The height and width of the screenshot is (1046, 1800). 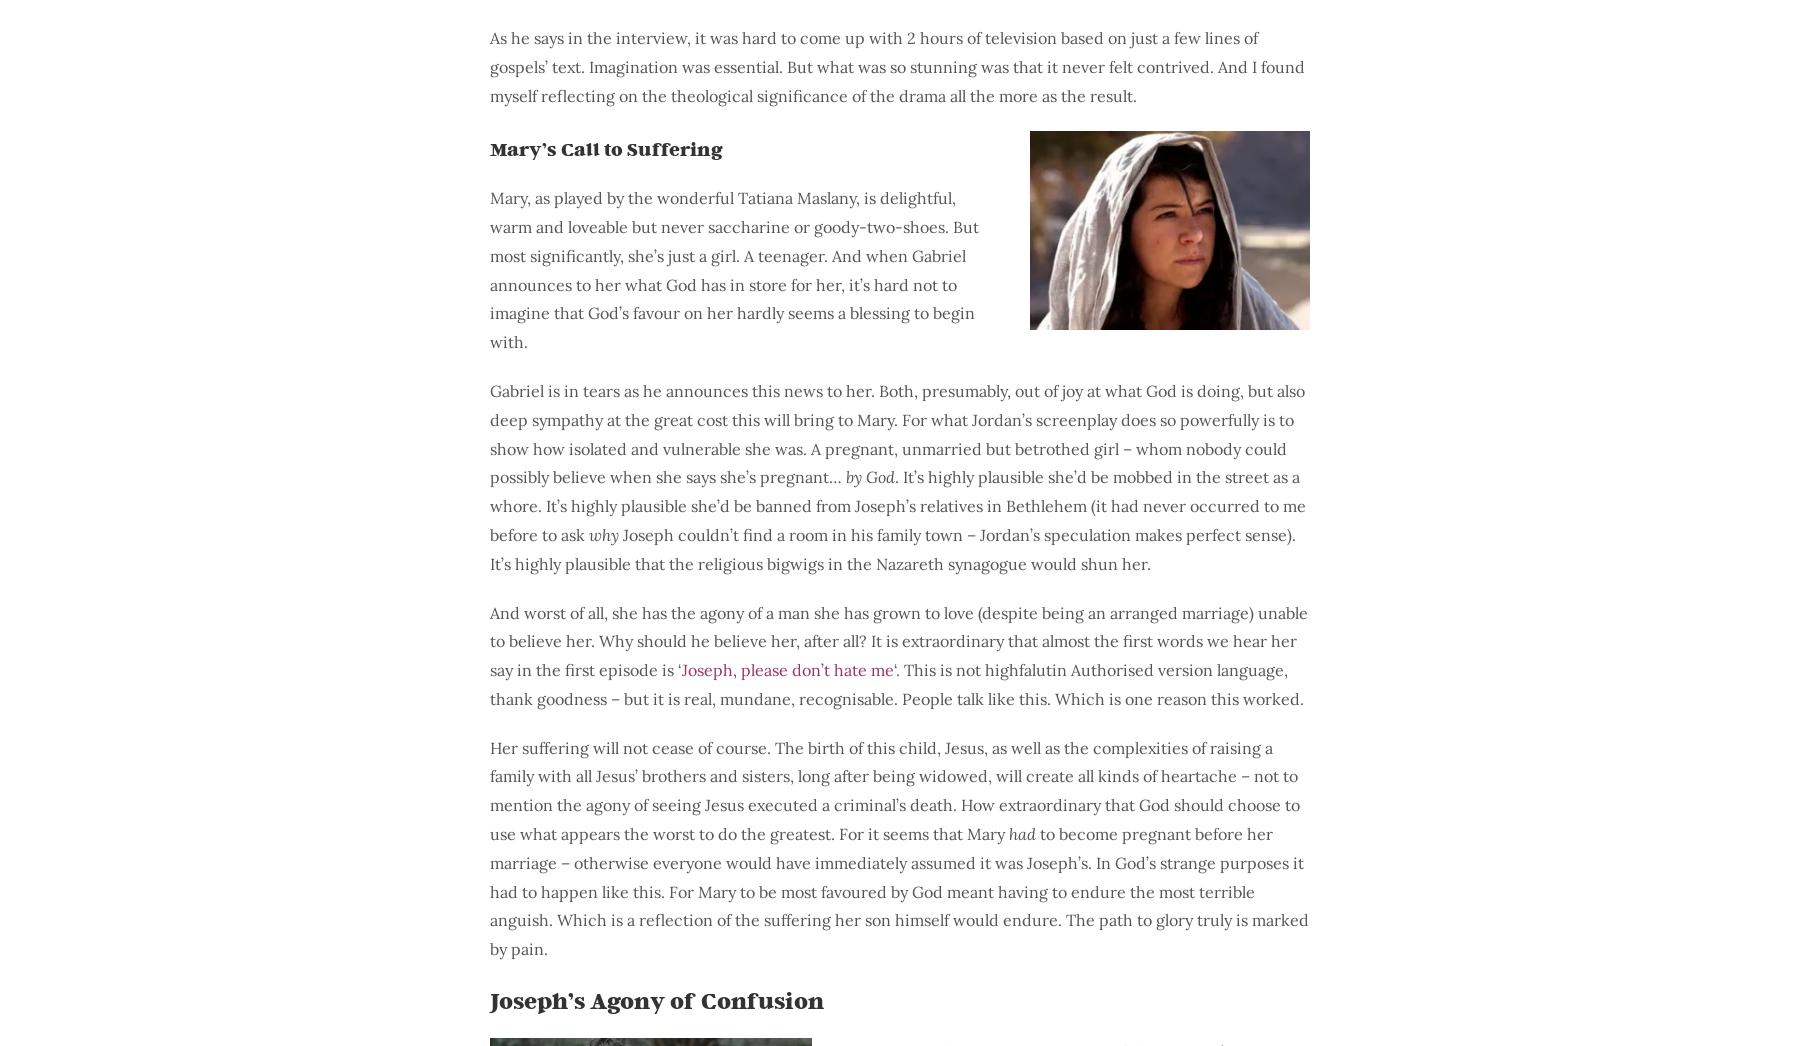 What do you see at coordinates (892, 547) in the screenshot?
I see `'Joseph couldn’t find a room in his family town – Jordan’s speculation makes perfect sense). It’s highly plausible that the religious bigwigs in the Nazareth synagogue would shun her.'` at bounding box center [892, 547].